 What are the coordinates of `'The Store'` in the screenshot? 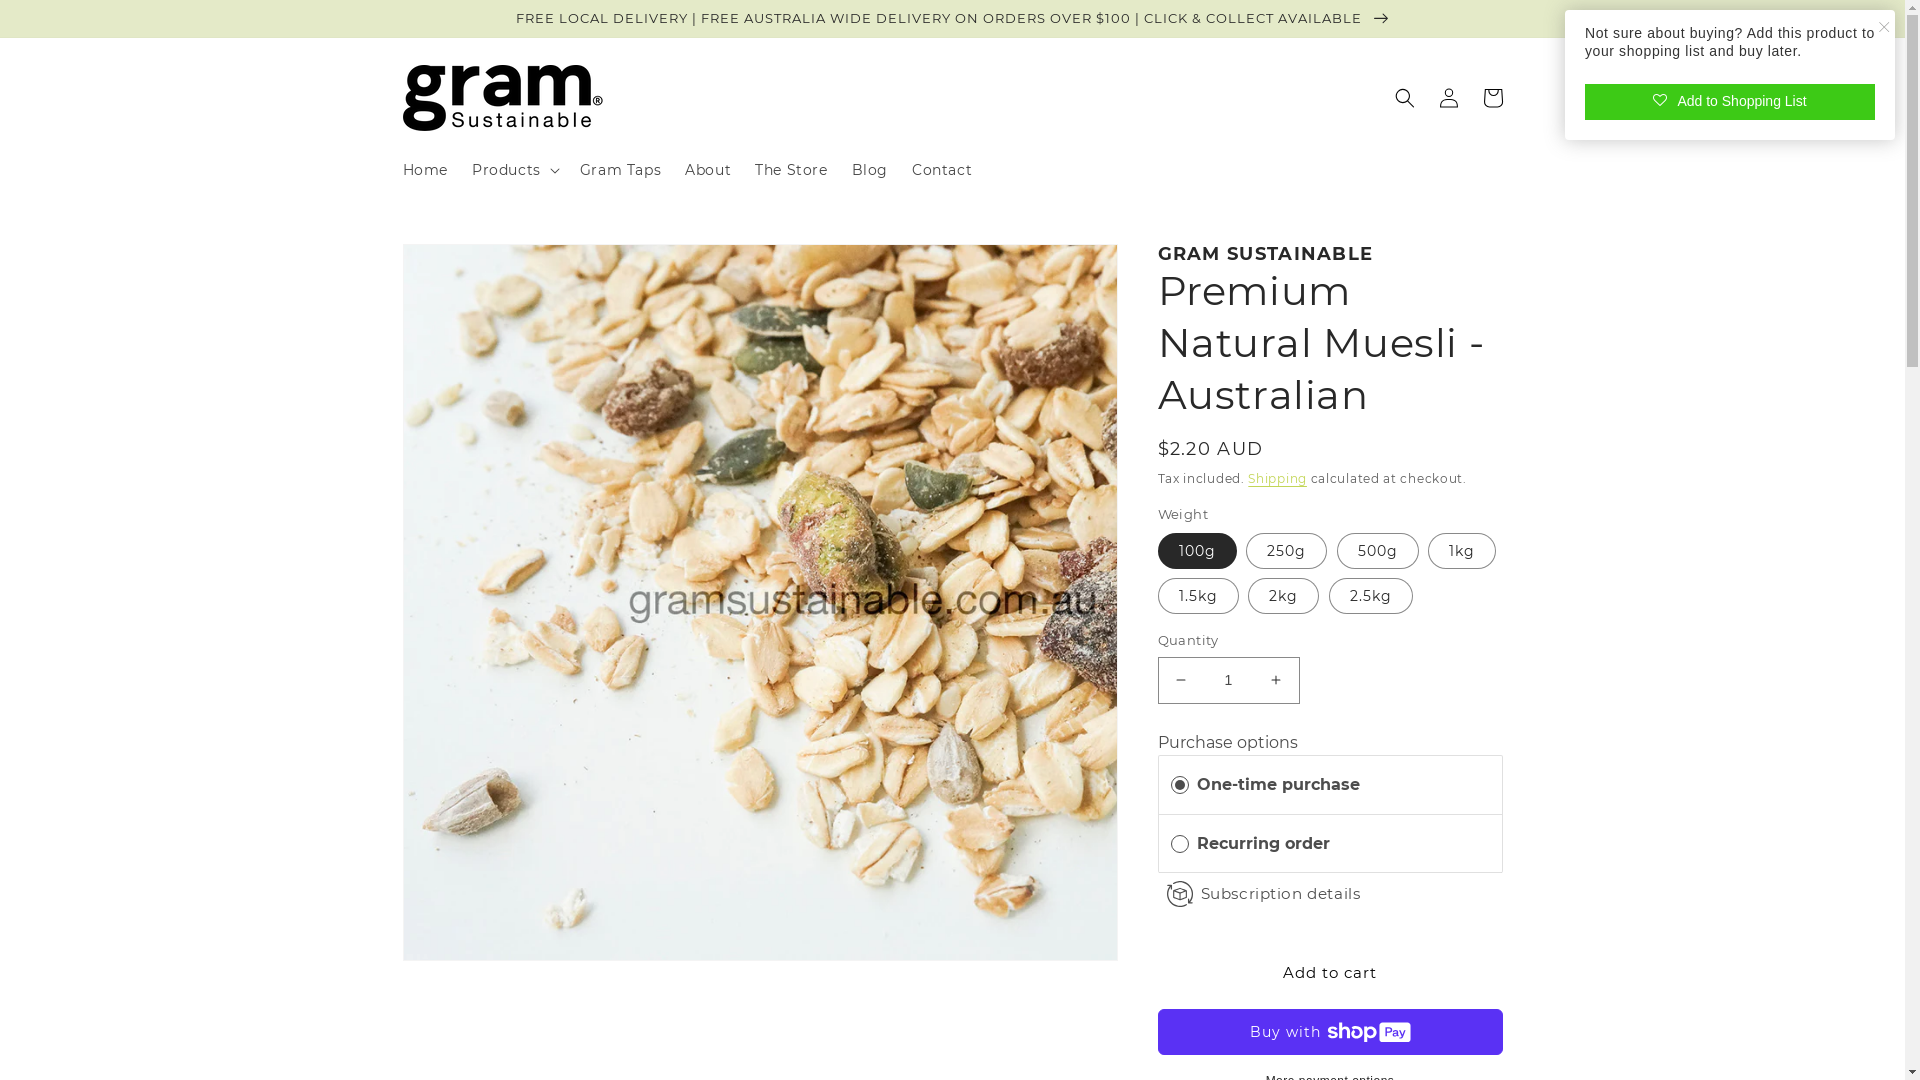 It's located at (790, 168).